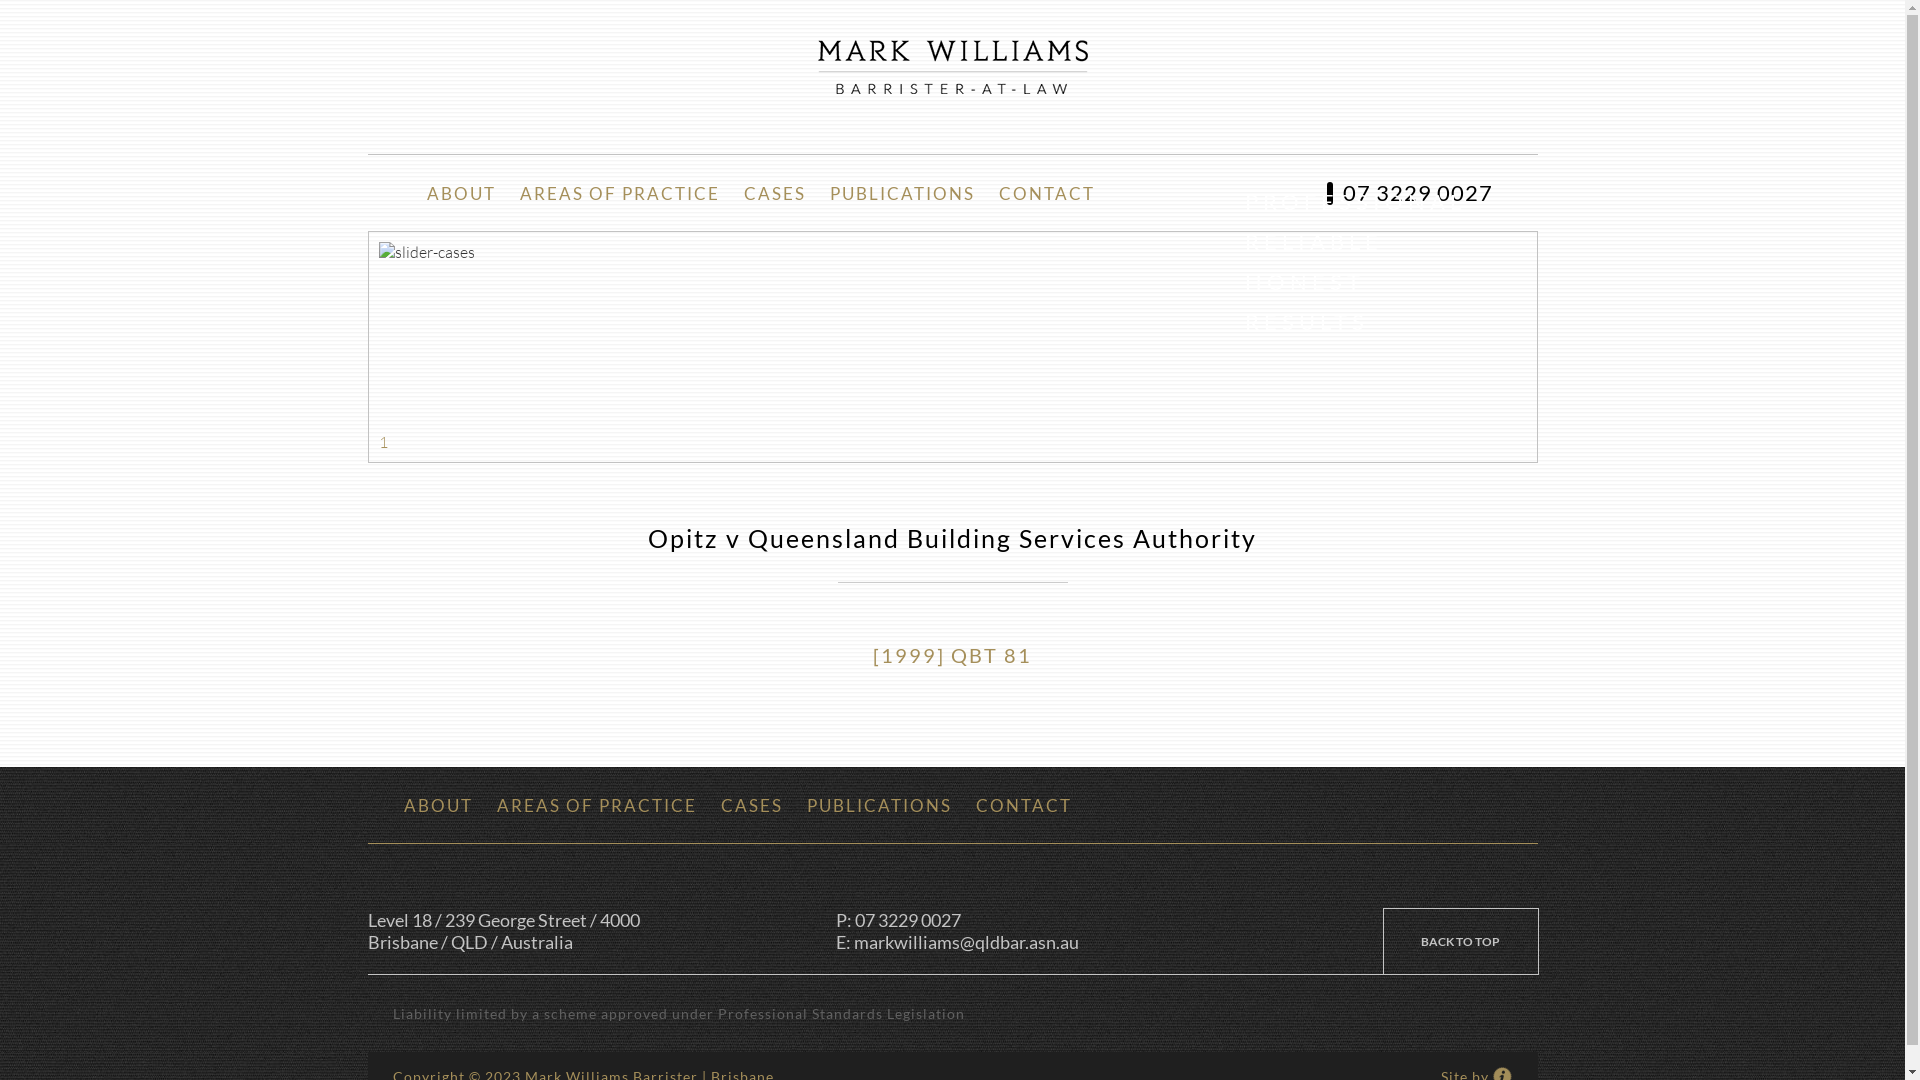 The width and height of the screenshot is (1920, 1080). I want to click on 'PUBLICATIONS', so click(817, 192).